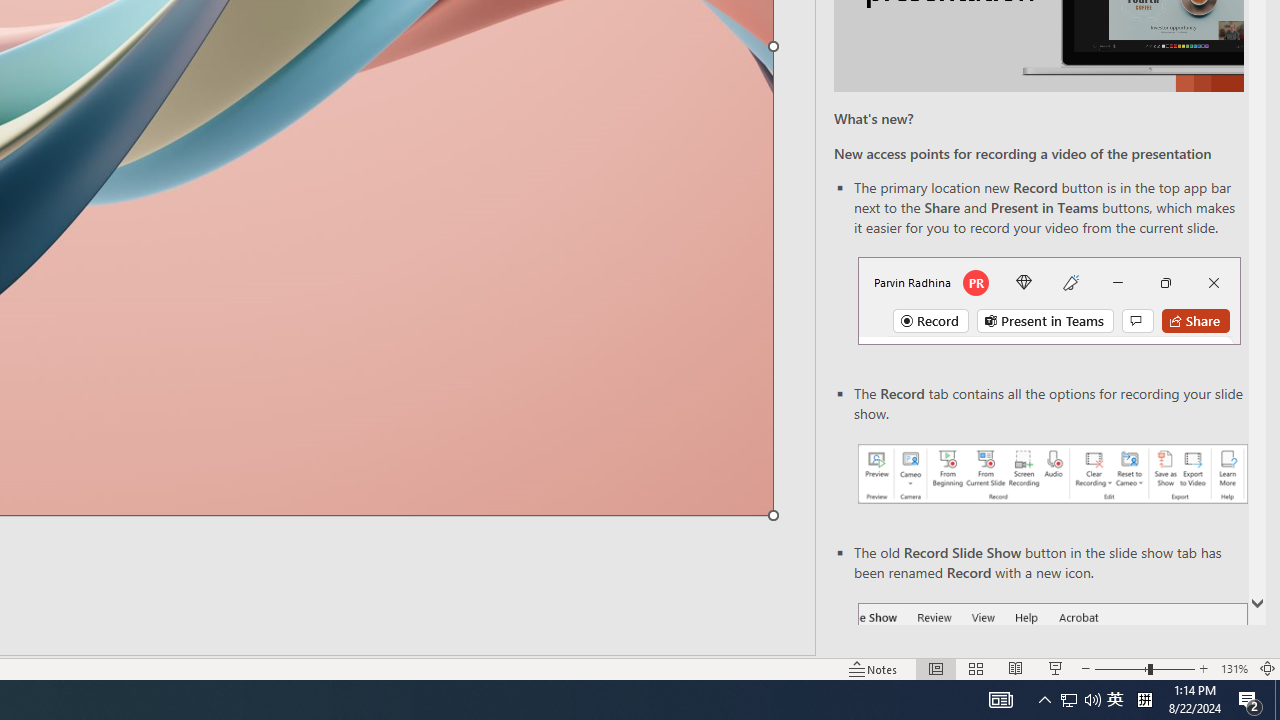  Describe the element at coordinates (1051, 474) in the screenshot. I see `'Record your presentations screenshot one'` at that location.